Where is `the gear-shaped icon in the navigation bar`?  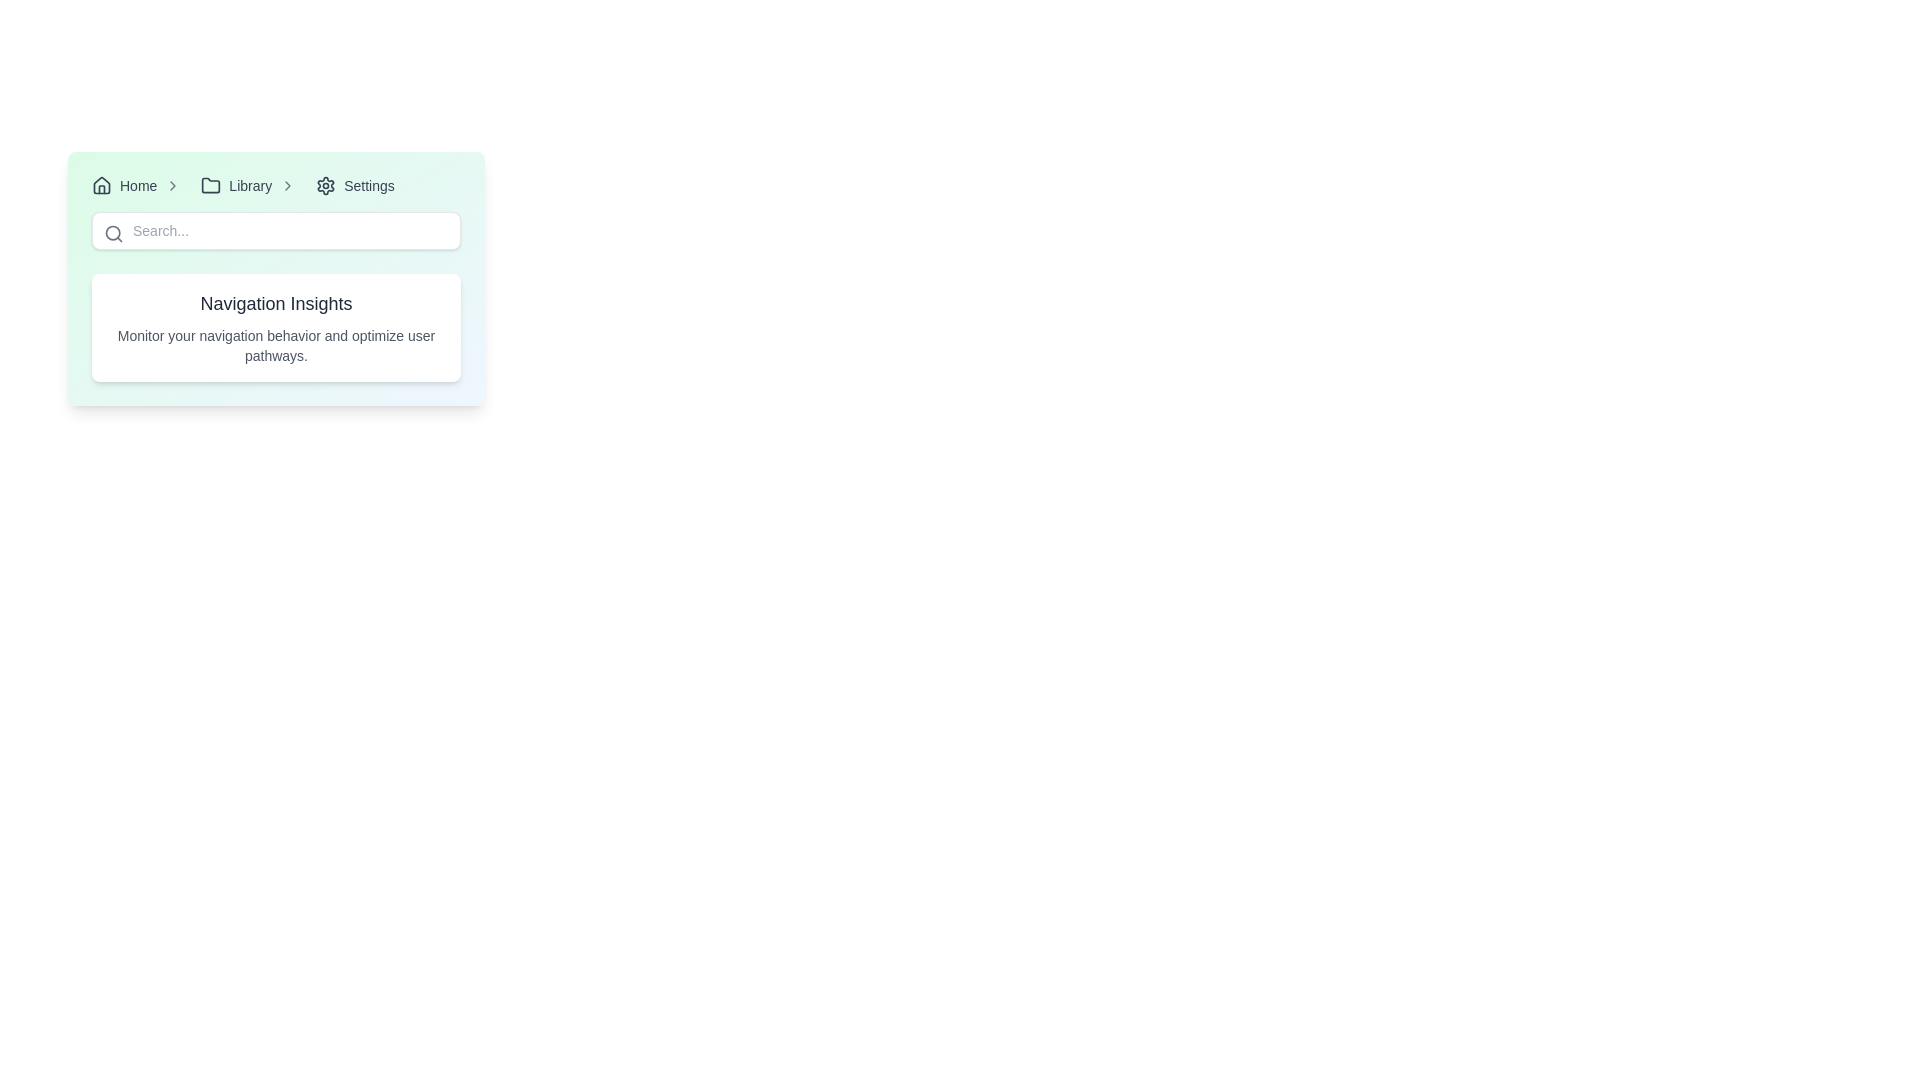
the gear-shaped icon in the navigation bar is located at coordinates (326, 185).